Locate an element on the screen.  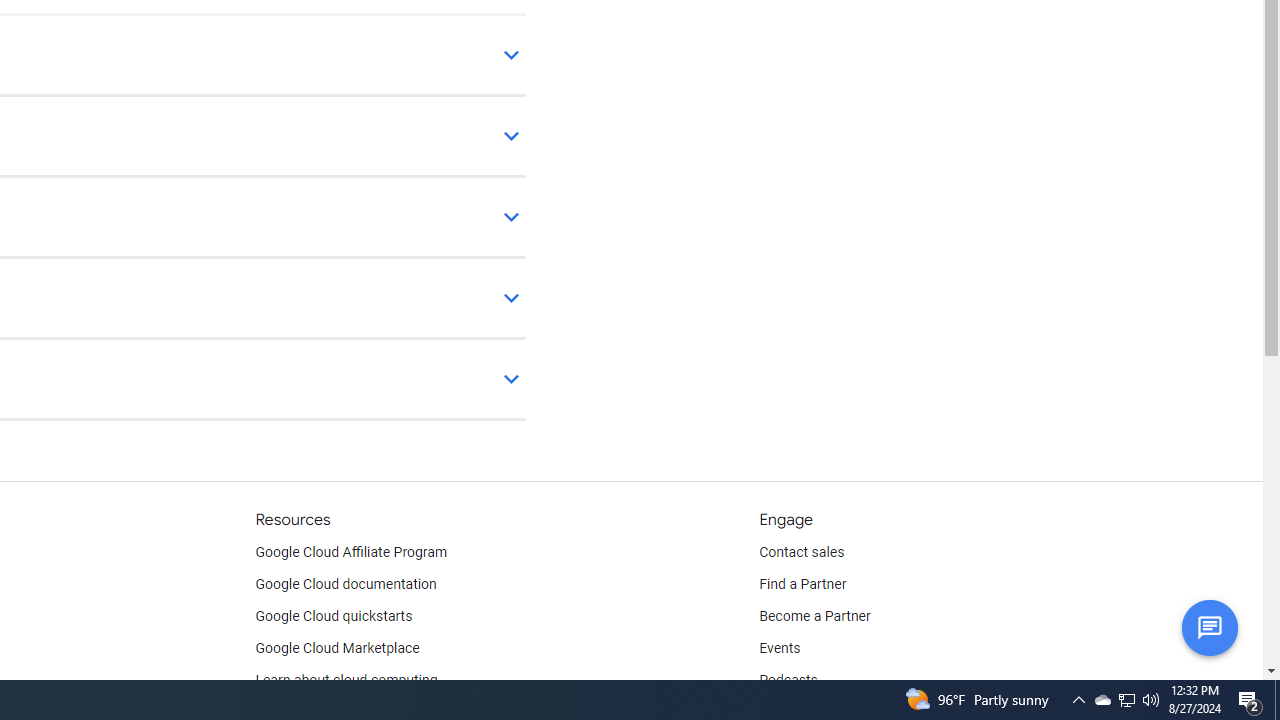
'Google Cloud Marketplace' is located at coordinates (337, 649).